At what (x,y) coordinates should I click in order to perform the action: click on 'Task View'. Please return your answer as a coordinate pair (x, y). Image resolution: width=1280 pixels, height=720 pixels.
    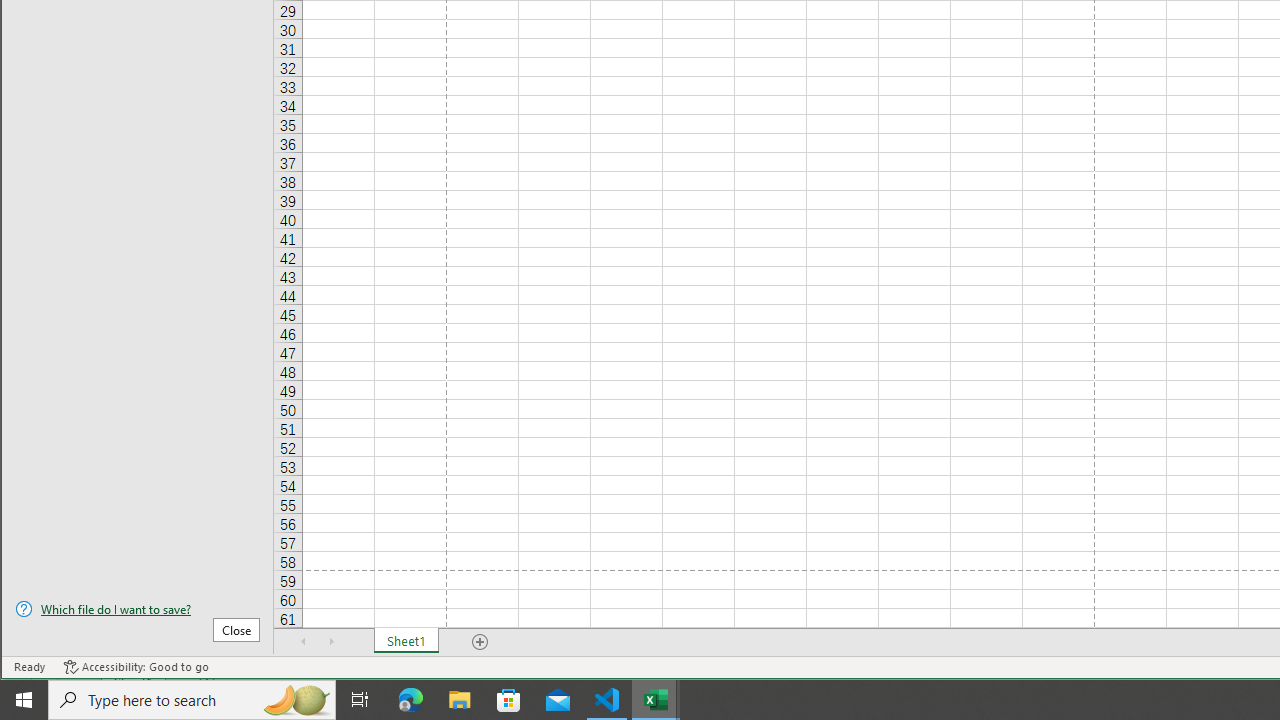
    Looking at the image, I should click on (359, 698).